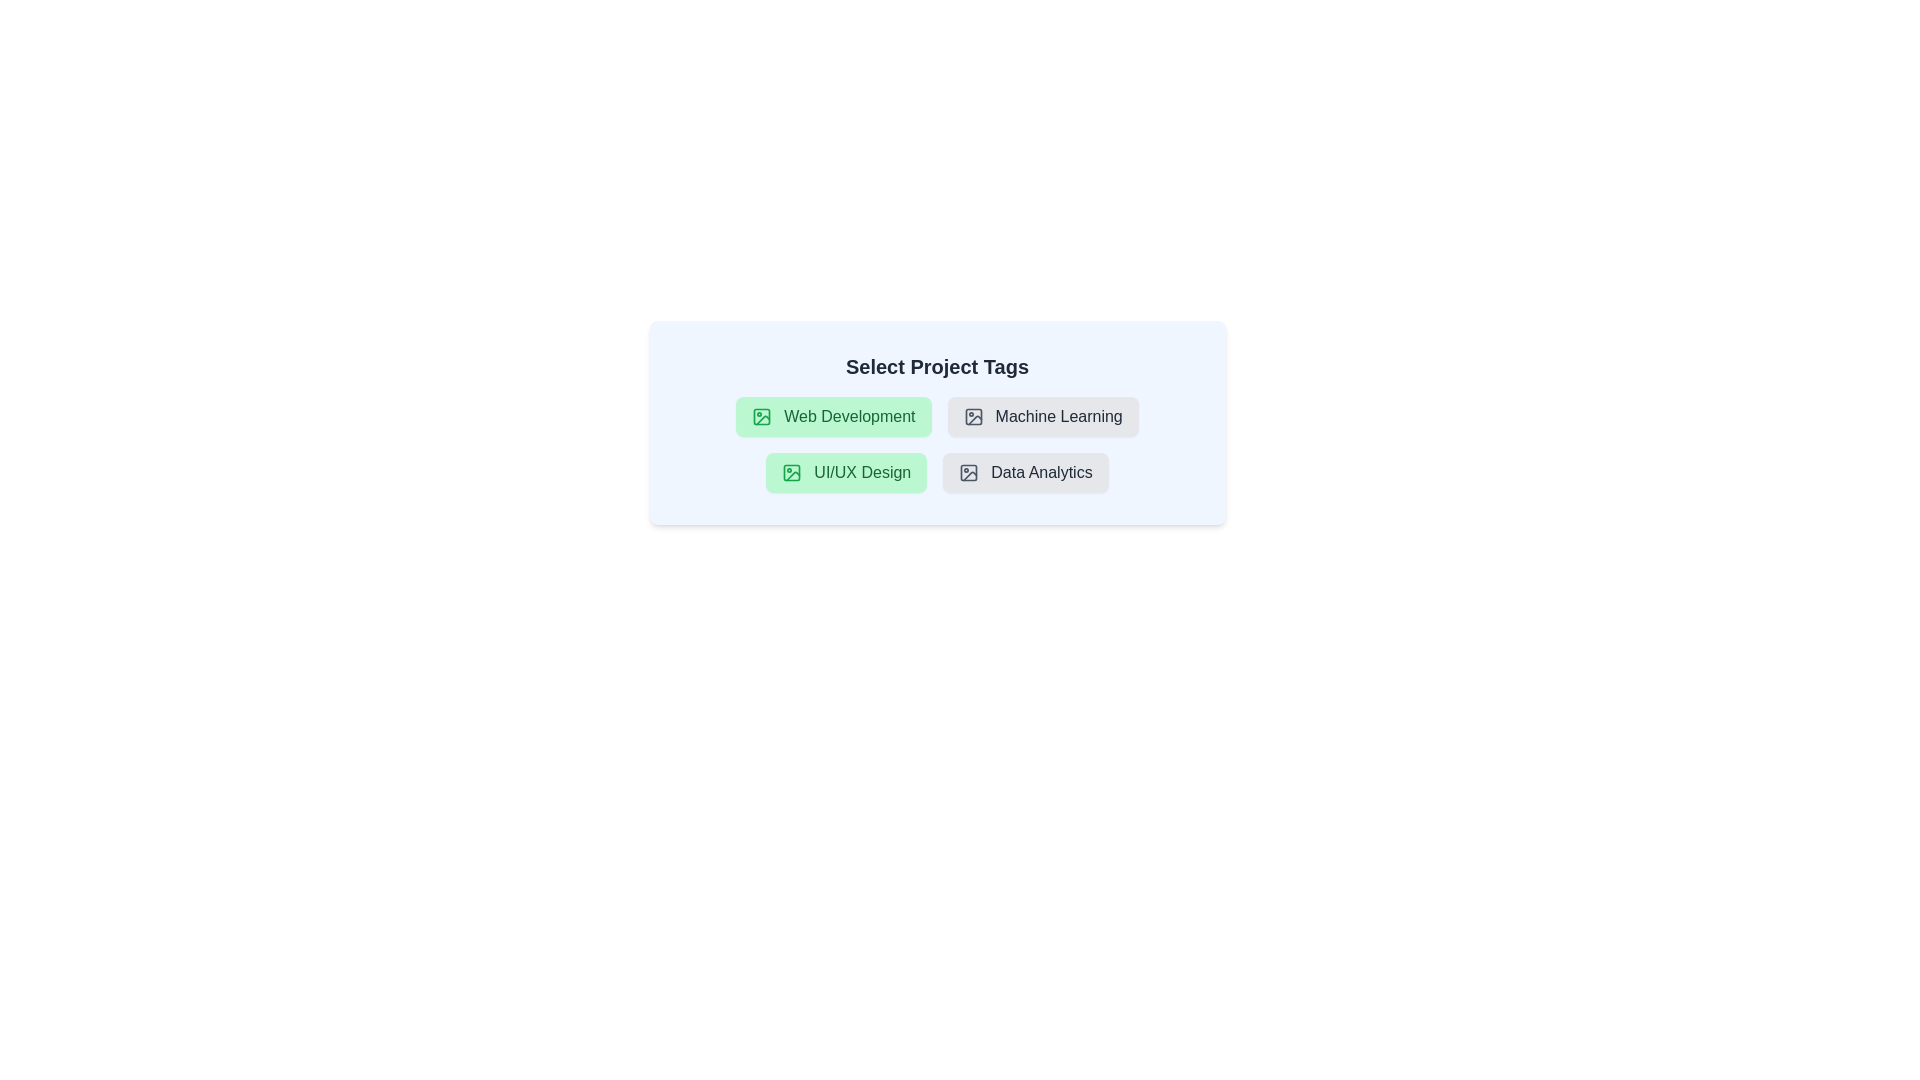  I want to click on the tag labeled 'UI/UX Design' by clicking on it, so click(846, 473).